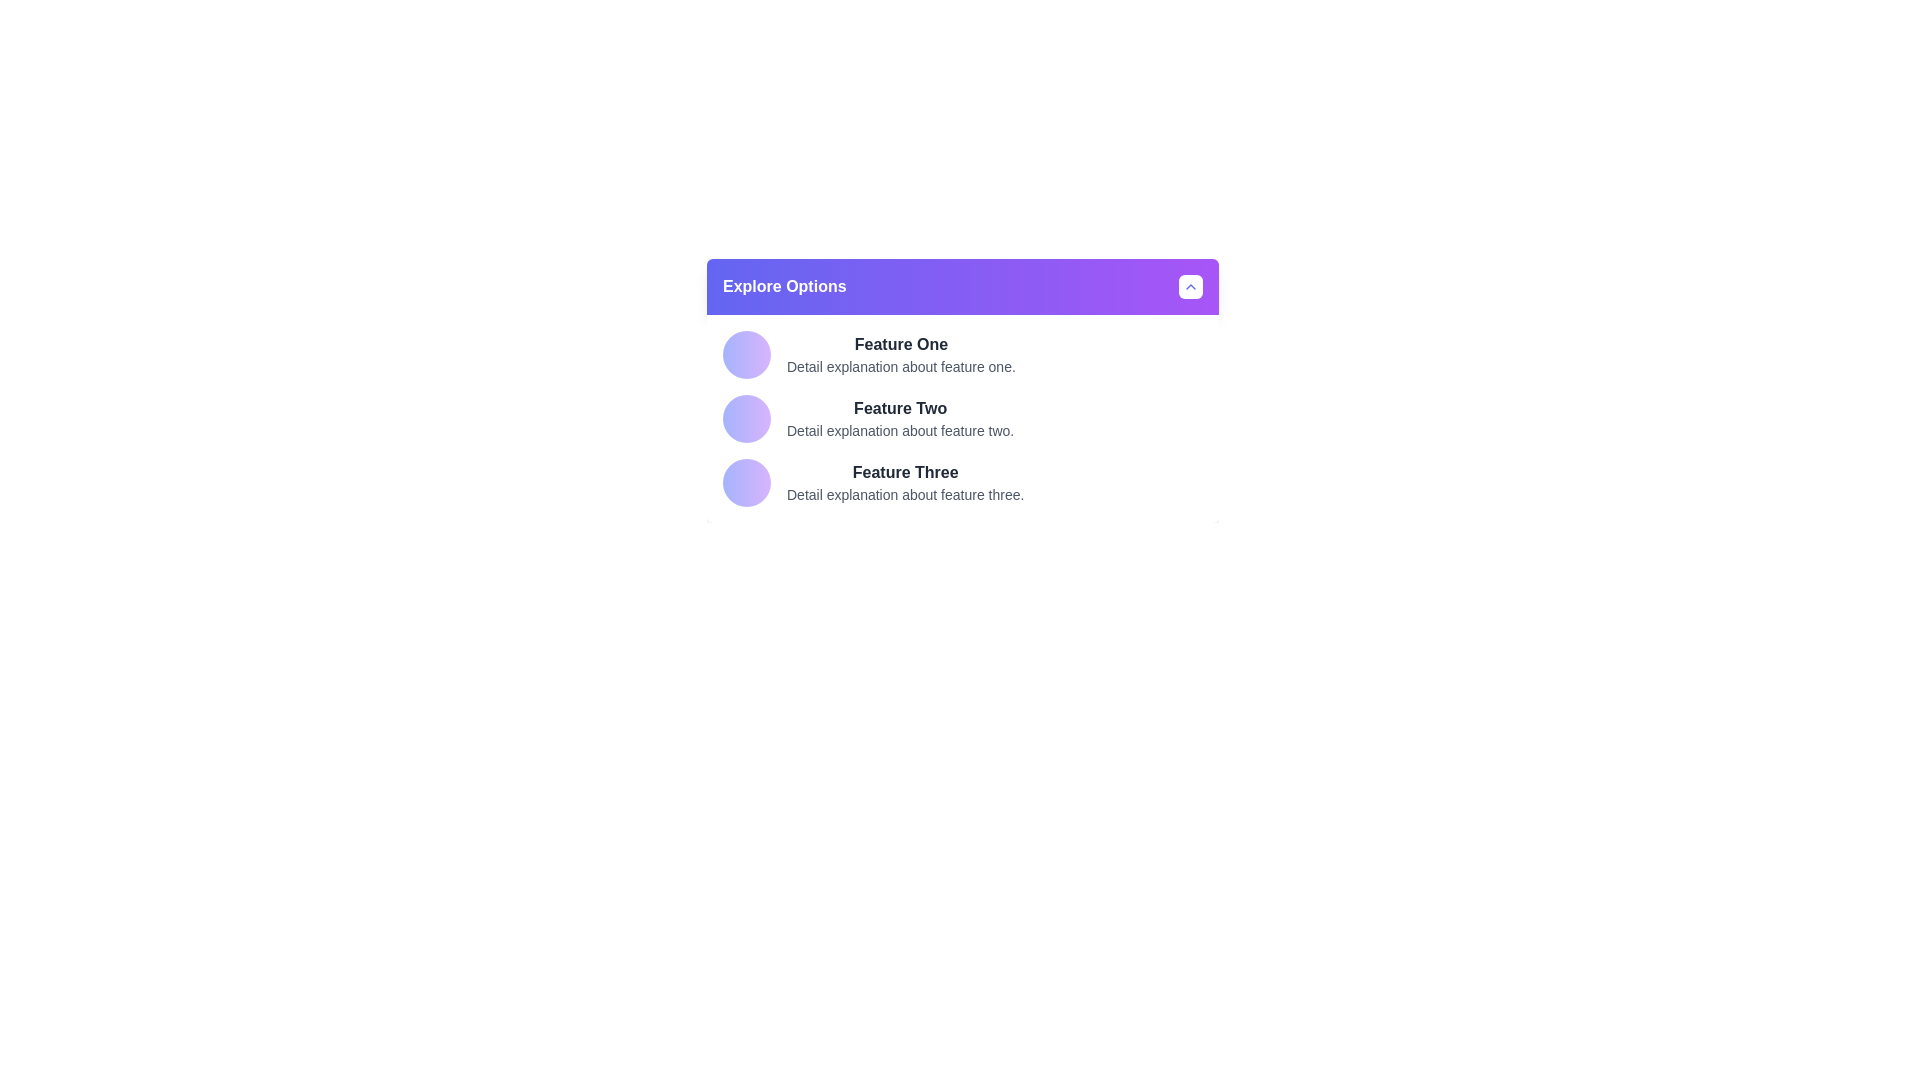 The image size is (1920, 1080). What do you see at coordinates (899, 418) in the screenshot?
I see `text from the second feature description block located below 'Feature One' and above 'Feature Three', positioned towards the right side of a circular icon with a gradient background` at bounding box center [899, 418].